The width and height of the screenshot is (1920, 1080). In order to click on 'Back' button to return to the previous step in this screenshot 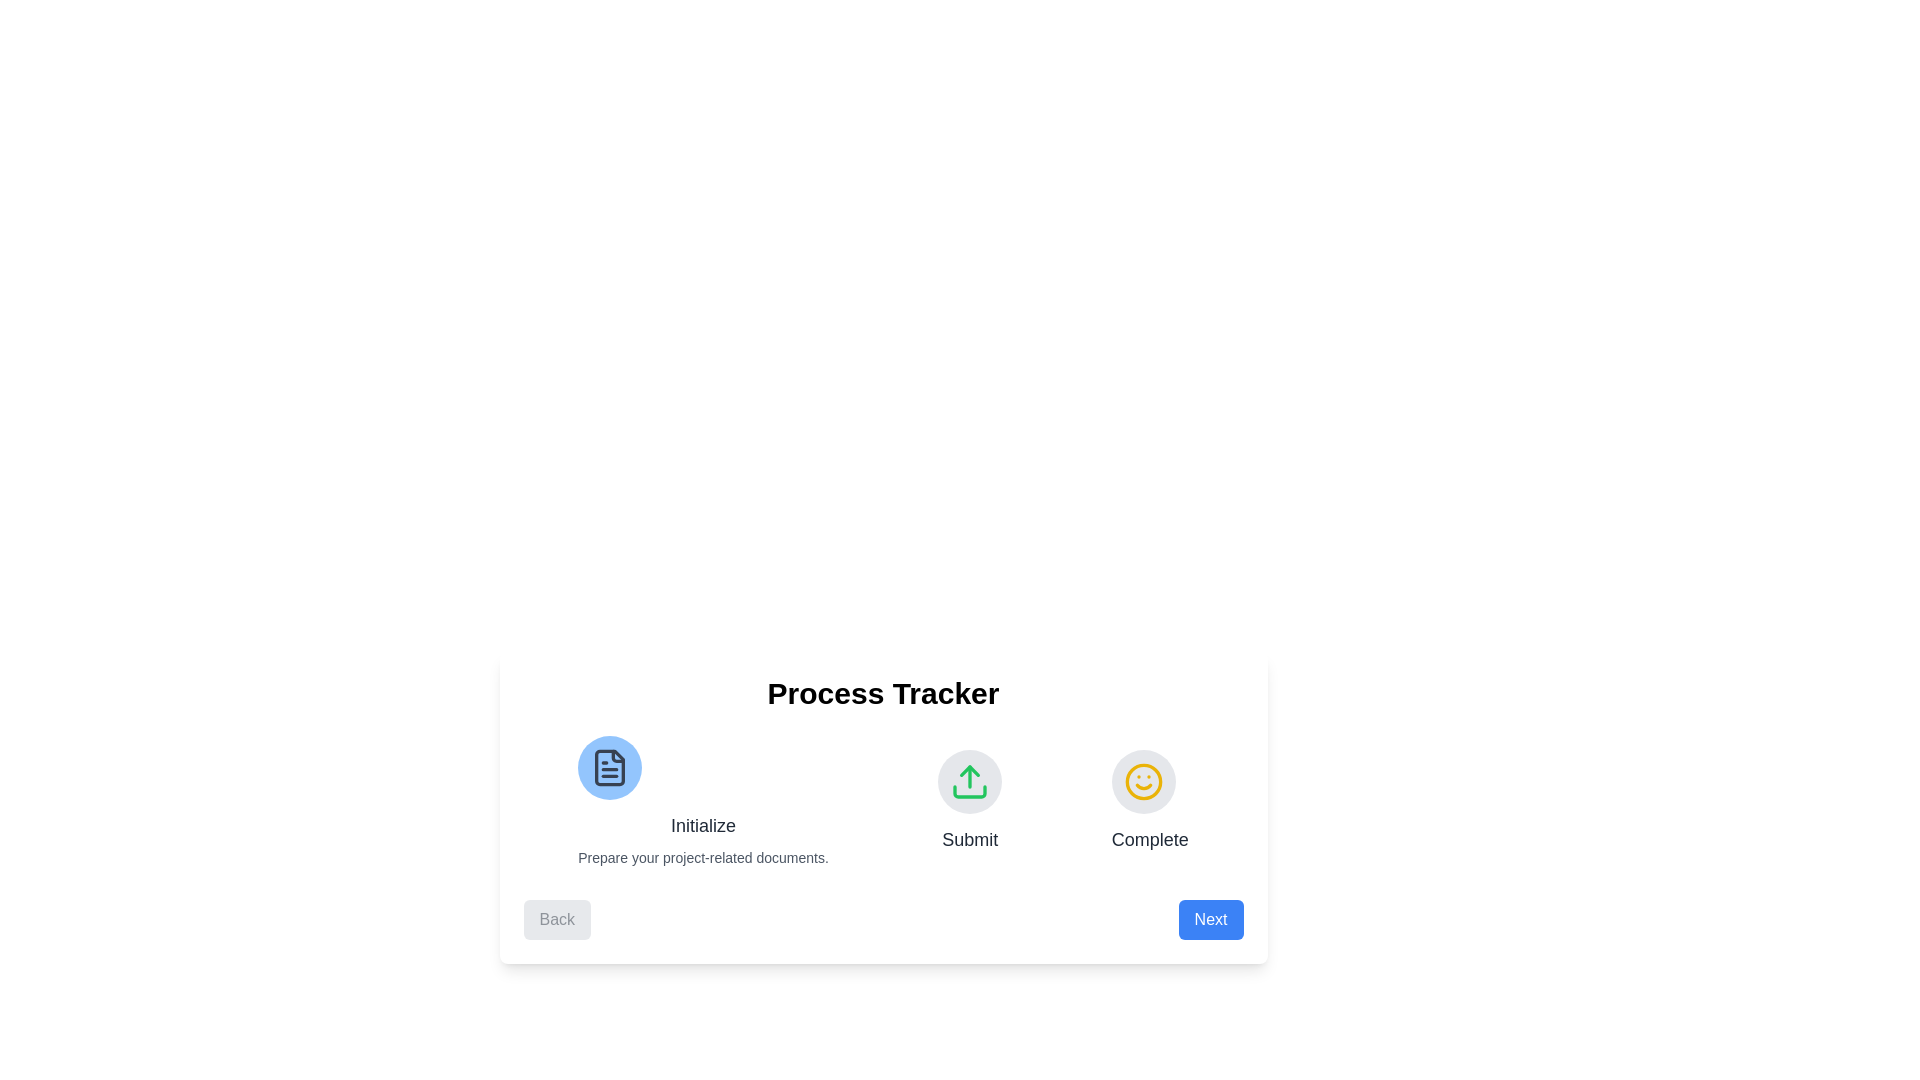, I will do `click(557, 920)`.